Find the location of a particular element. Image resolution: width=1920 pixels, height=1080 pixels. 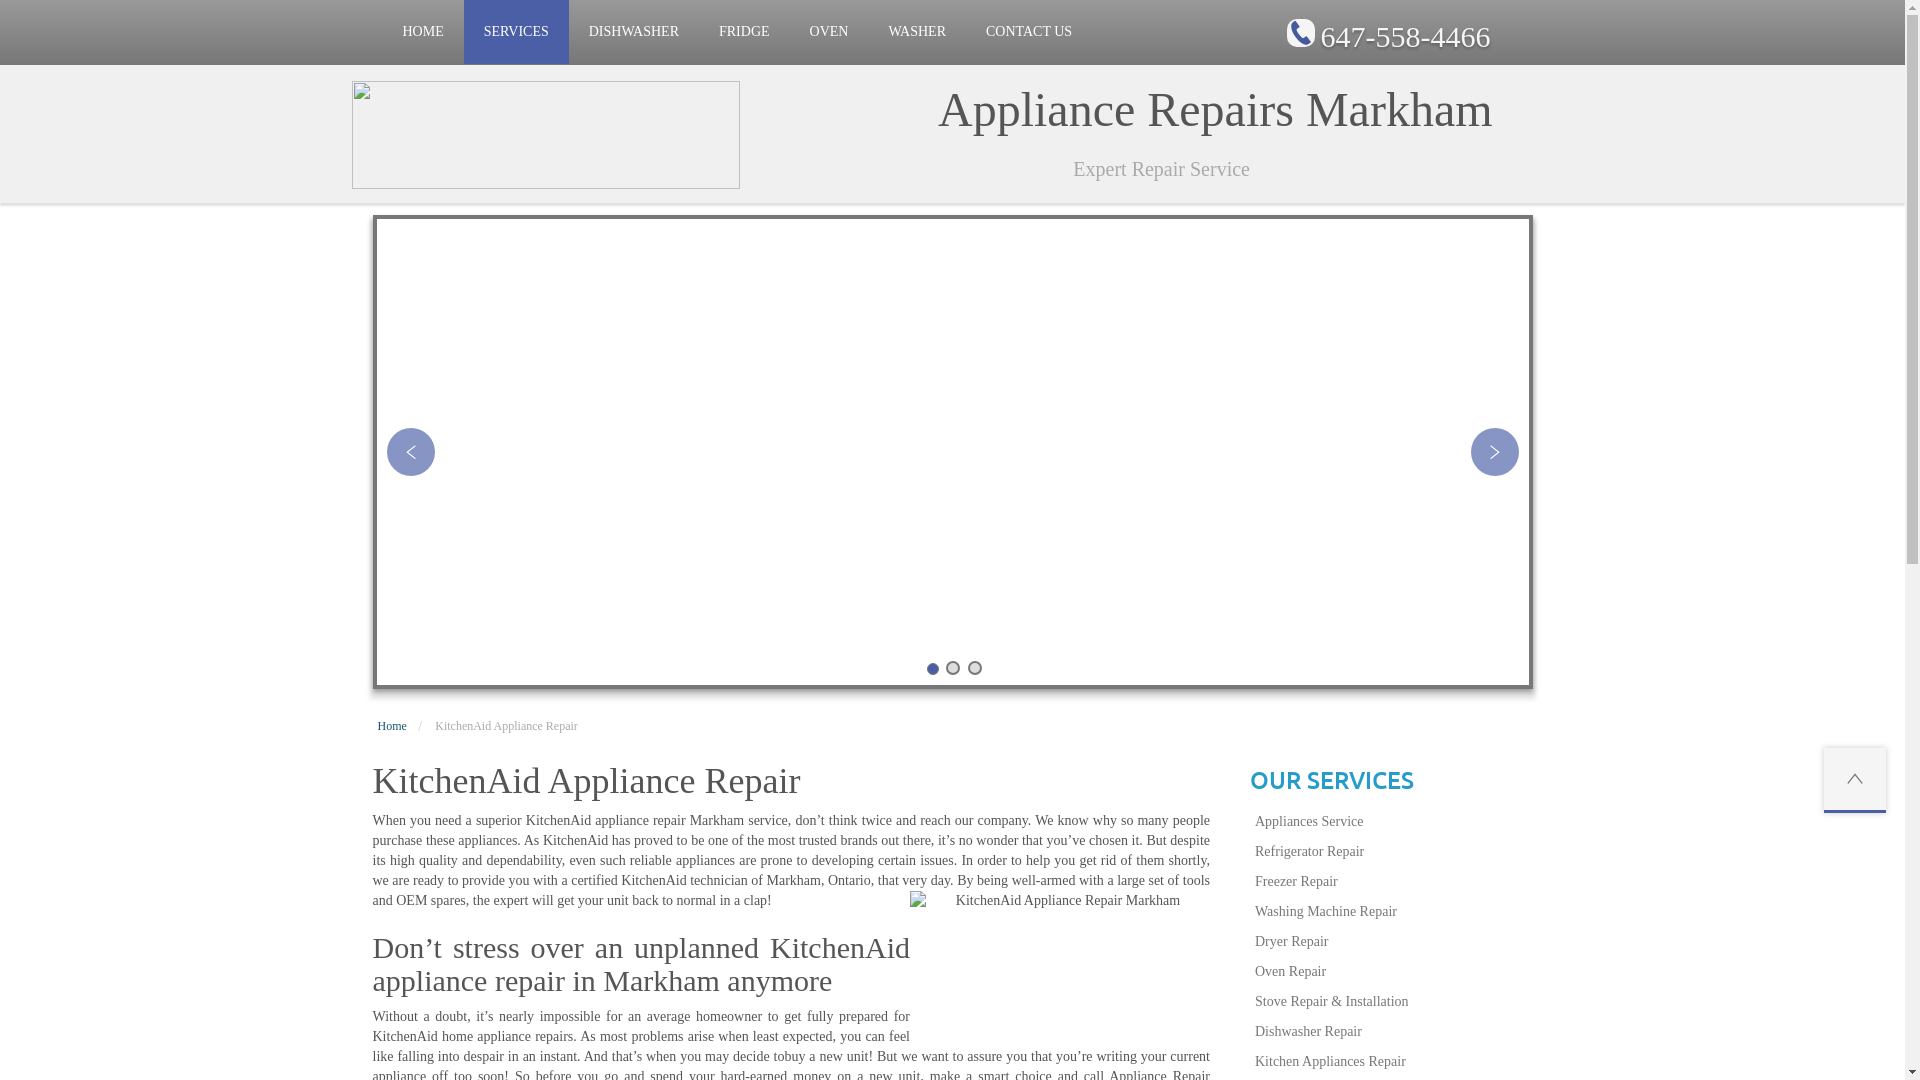

'Washing Machine Repair' is located at coordinates (1390, 911).